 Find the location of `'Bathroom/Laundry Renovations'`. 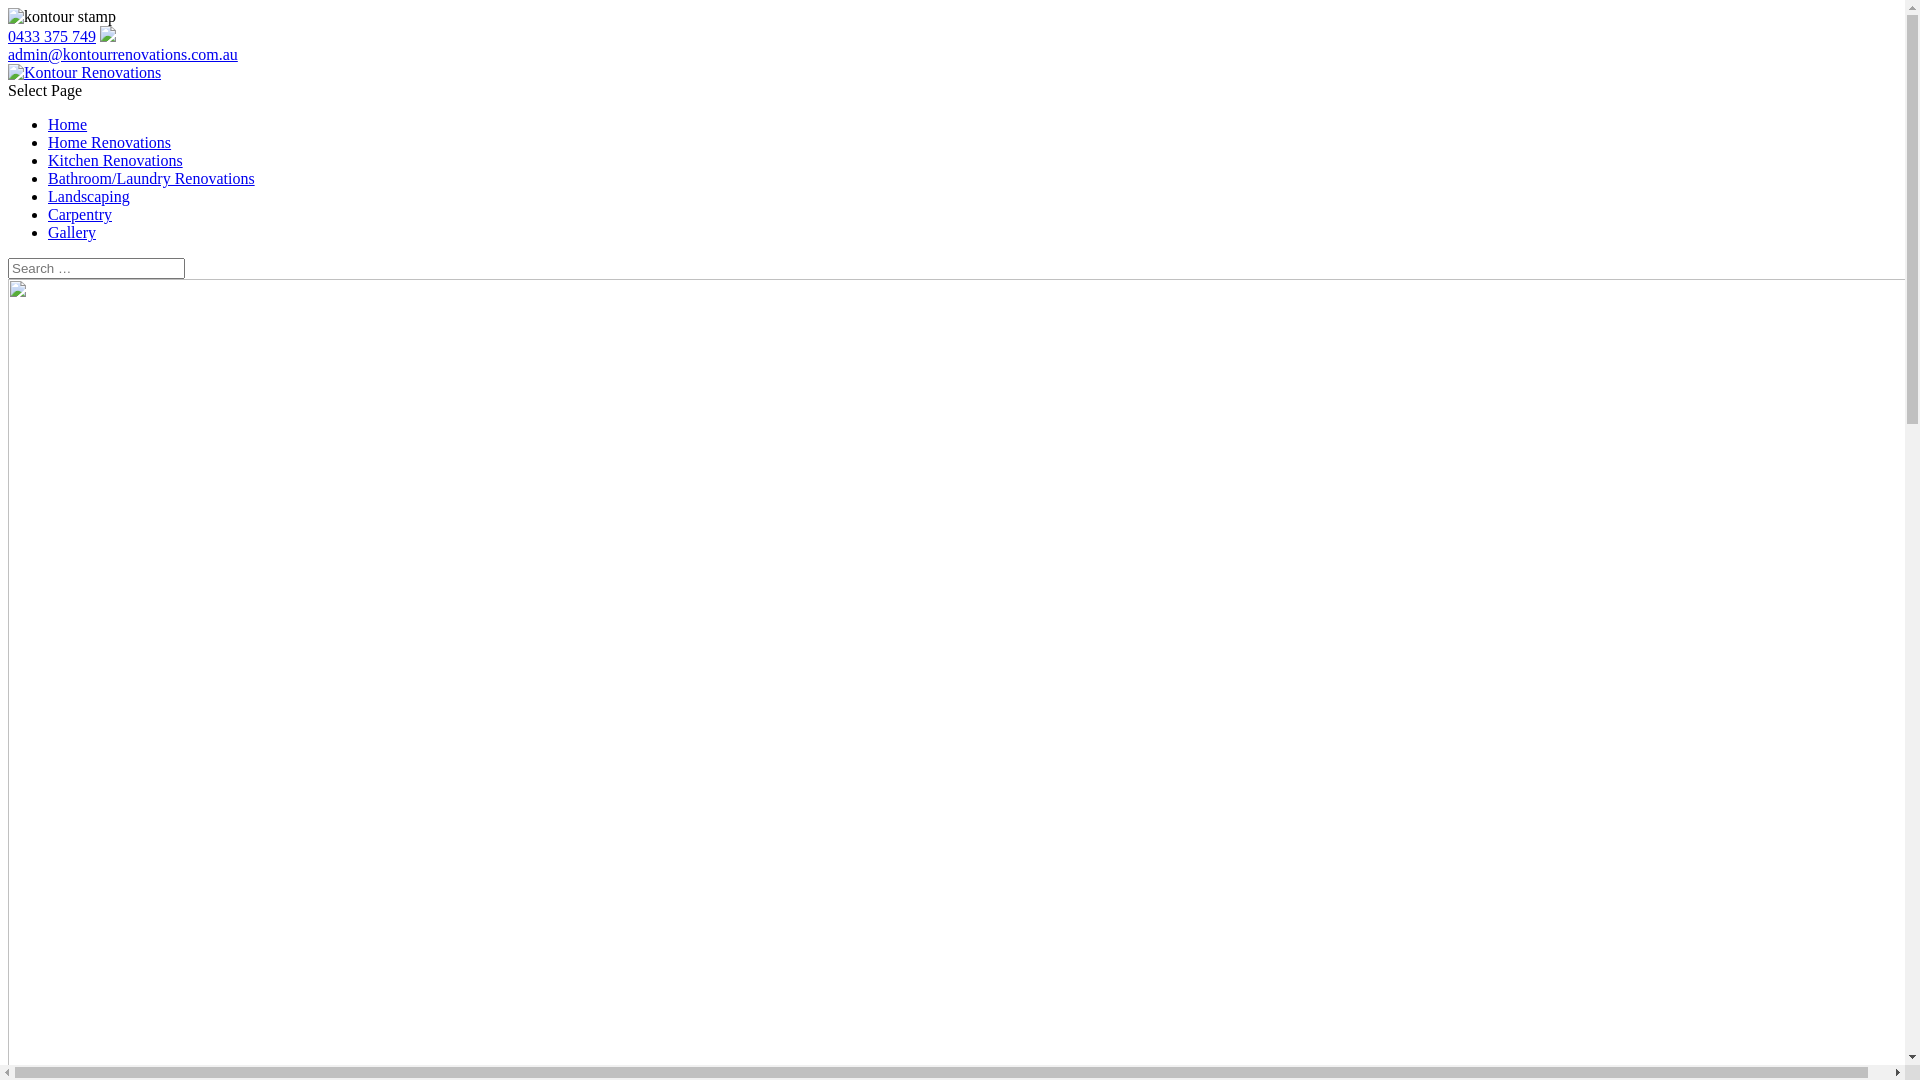

'Bathroom/Laundry Renovations' is located at coordinates (150, 177).